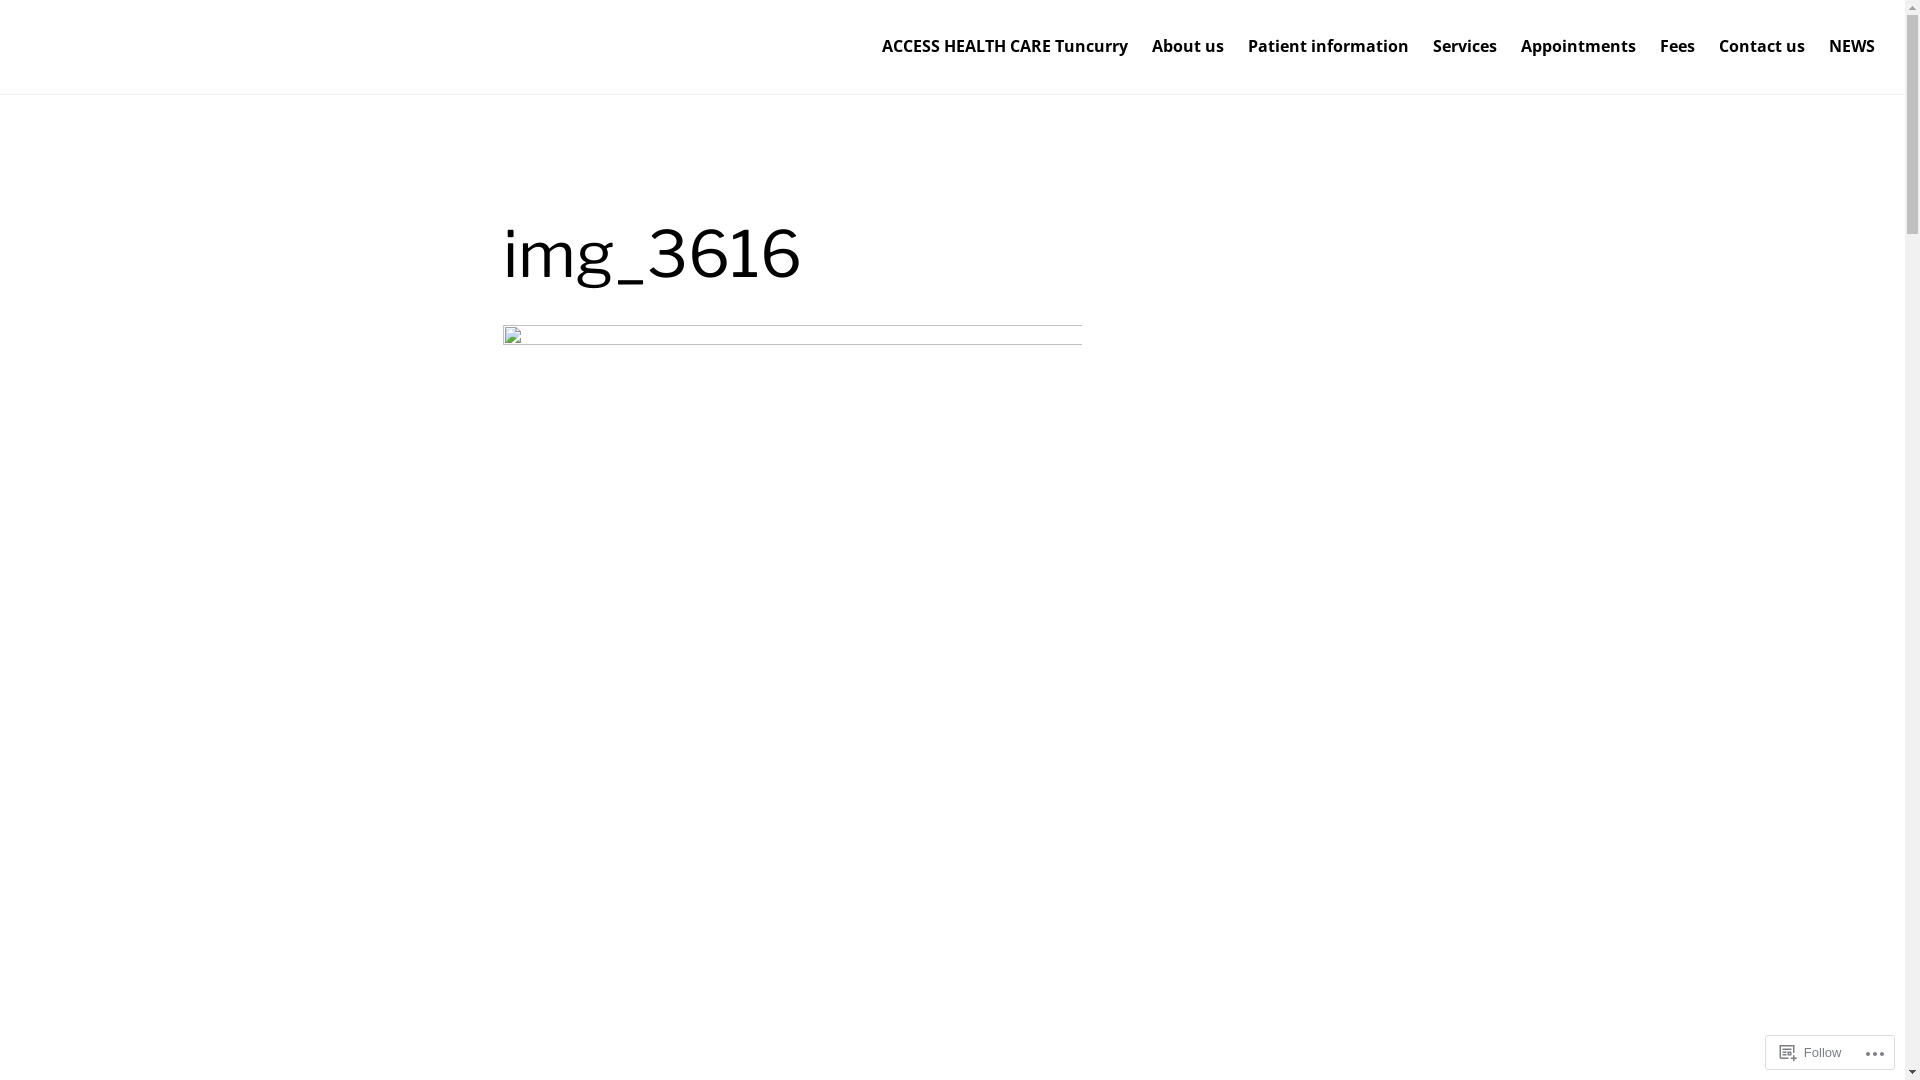 The height and width of the screenshot is (1080, 1920). I want to click on 'Appointments', so click(1520, 45).